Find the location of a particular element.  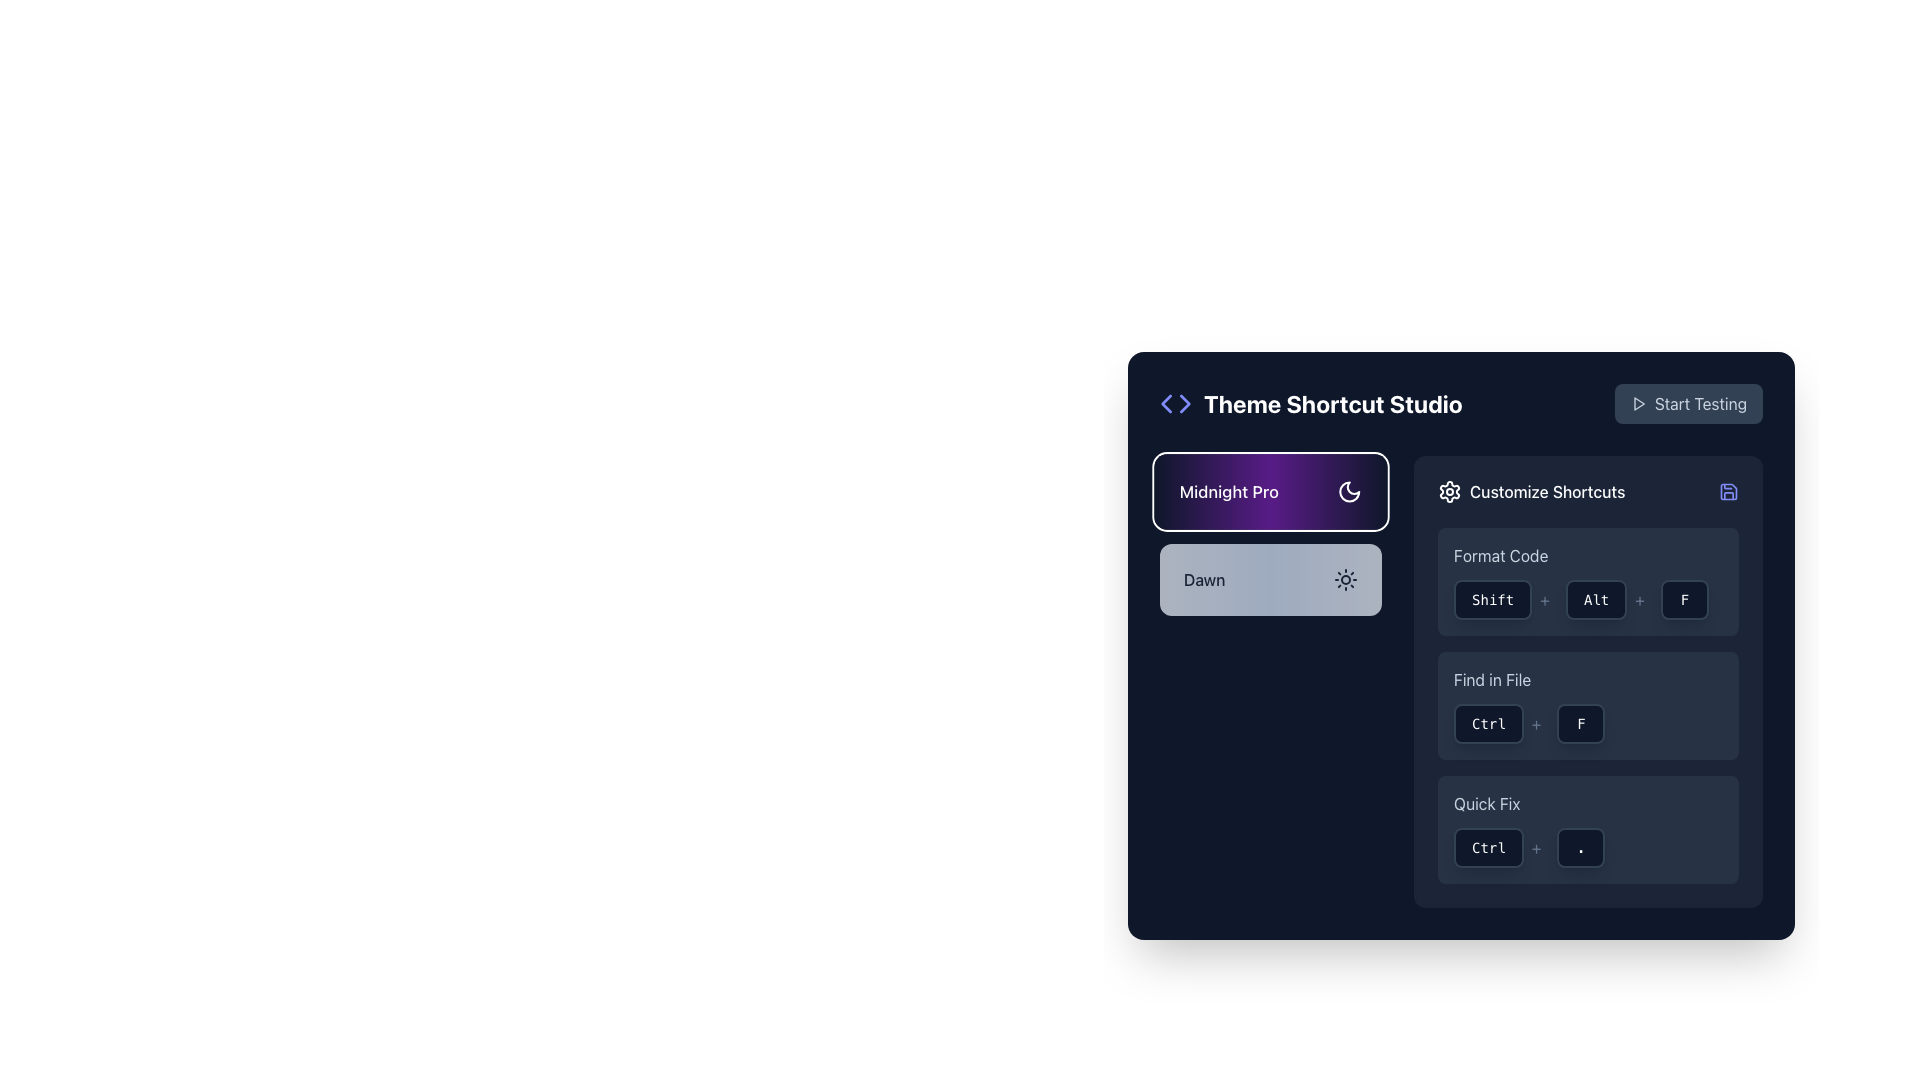

the keyboard shortcut display for 'Ctrl+F' located in the 'Find in File' section on the right sidebar, beneath the 'Customize Shortcuts' header is located at coordinates (1587, 724).